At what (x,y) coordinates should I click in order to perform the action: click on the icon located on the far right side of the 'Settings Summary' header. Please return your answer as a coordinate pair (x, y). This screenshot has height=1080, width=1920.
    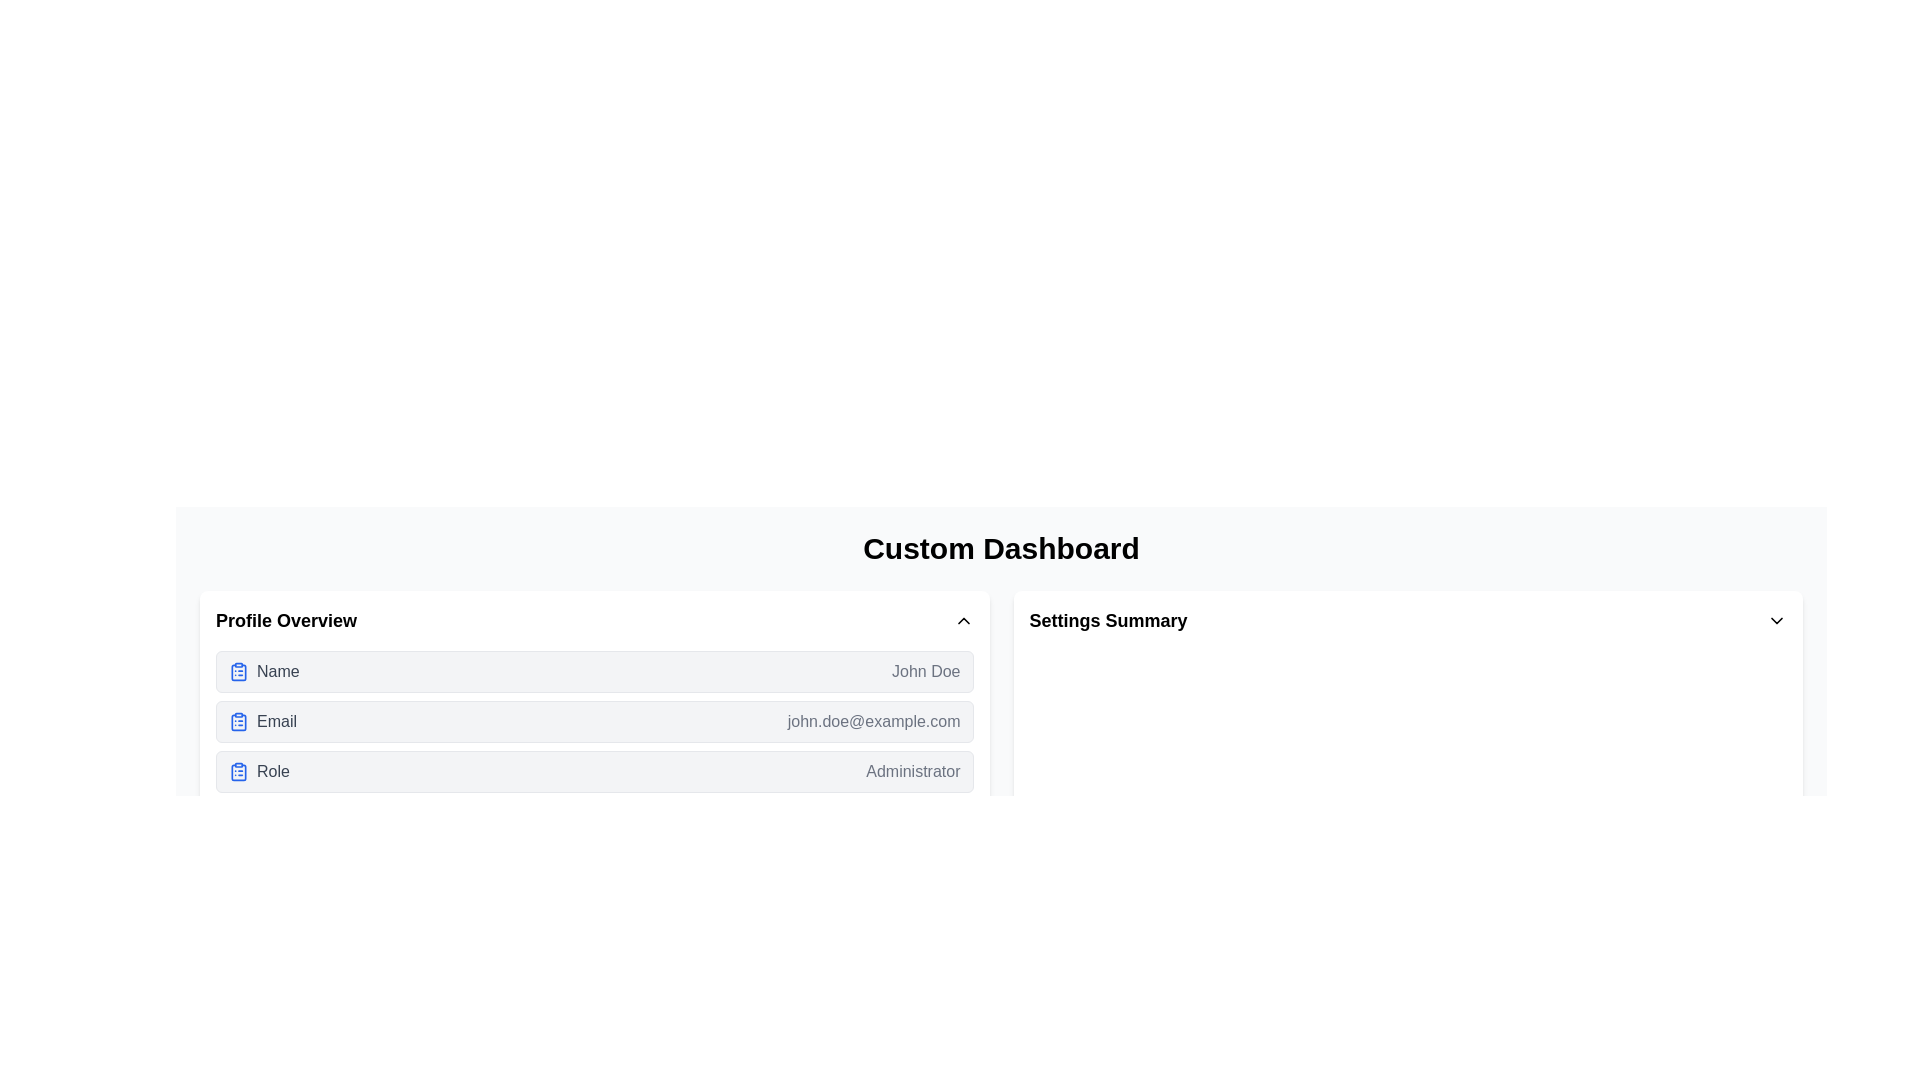
    Looking at the image, I should click on (1776, 620).